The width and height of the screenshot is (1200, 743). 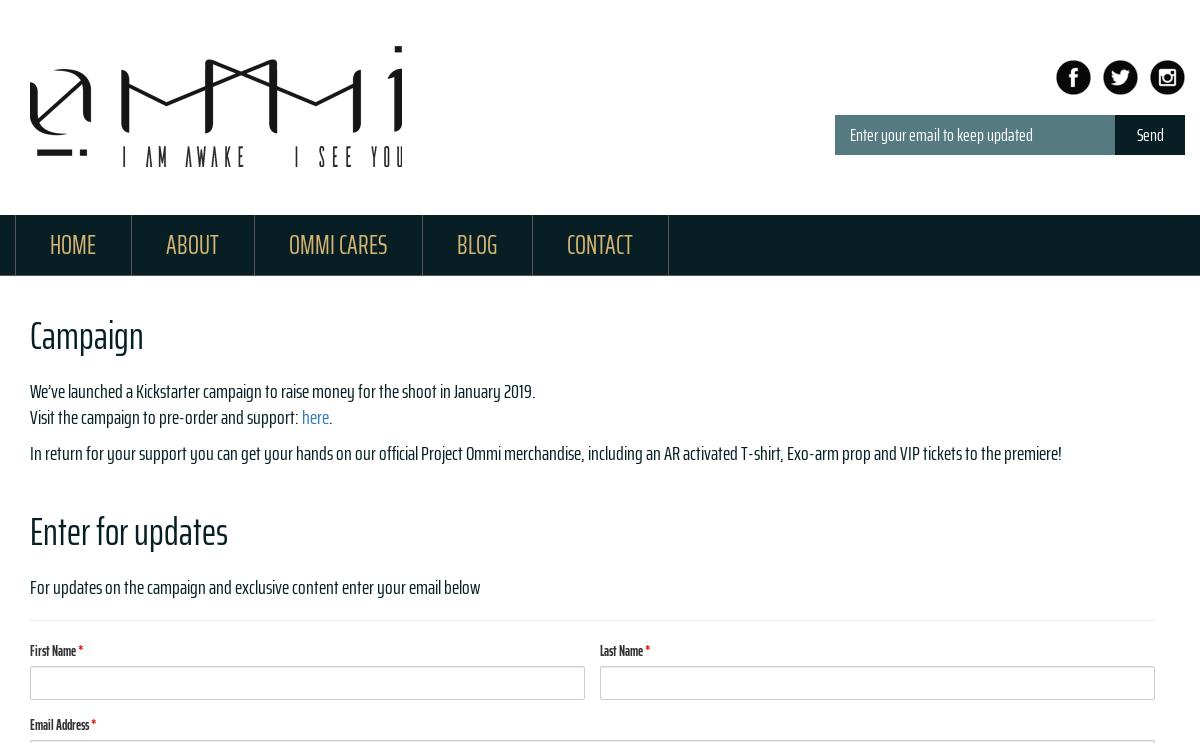 What do you see at coordinates (600, 649) in the screenshot?
I see `'Last Name'` at bounding box center [600, 649].